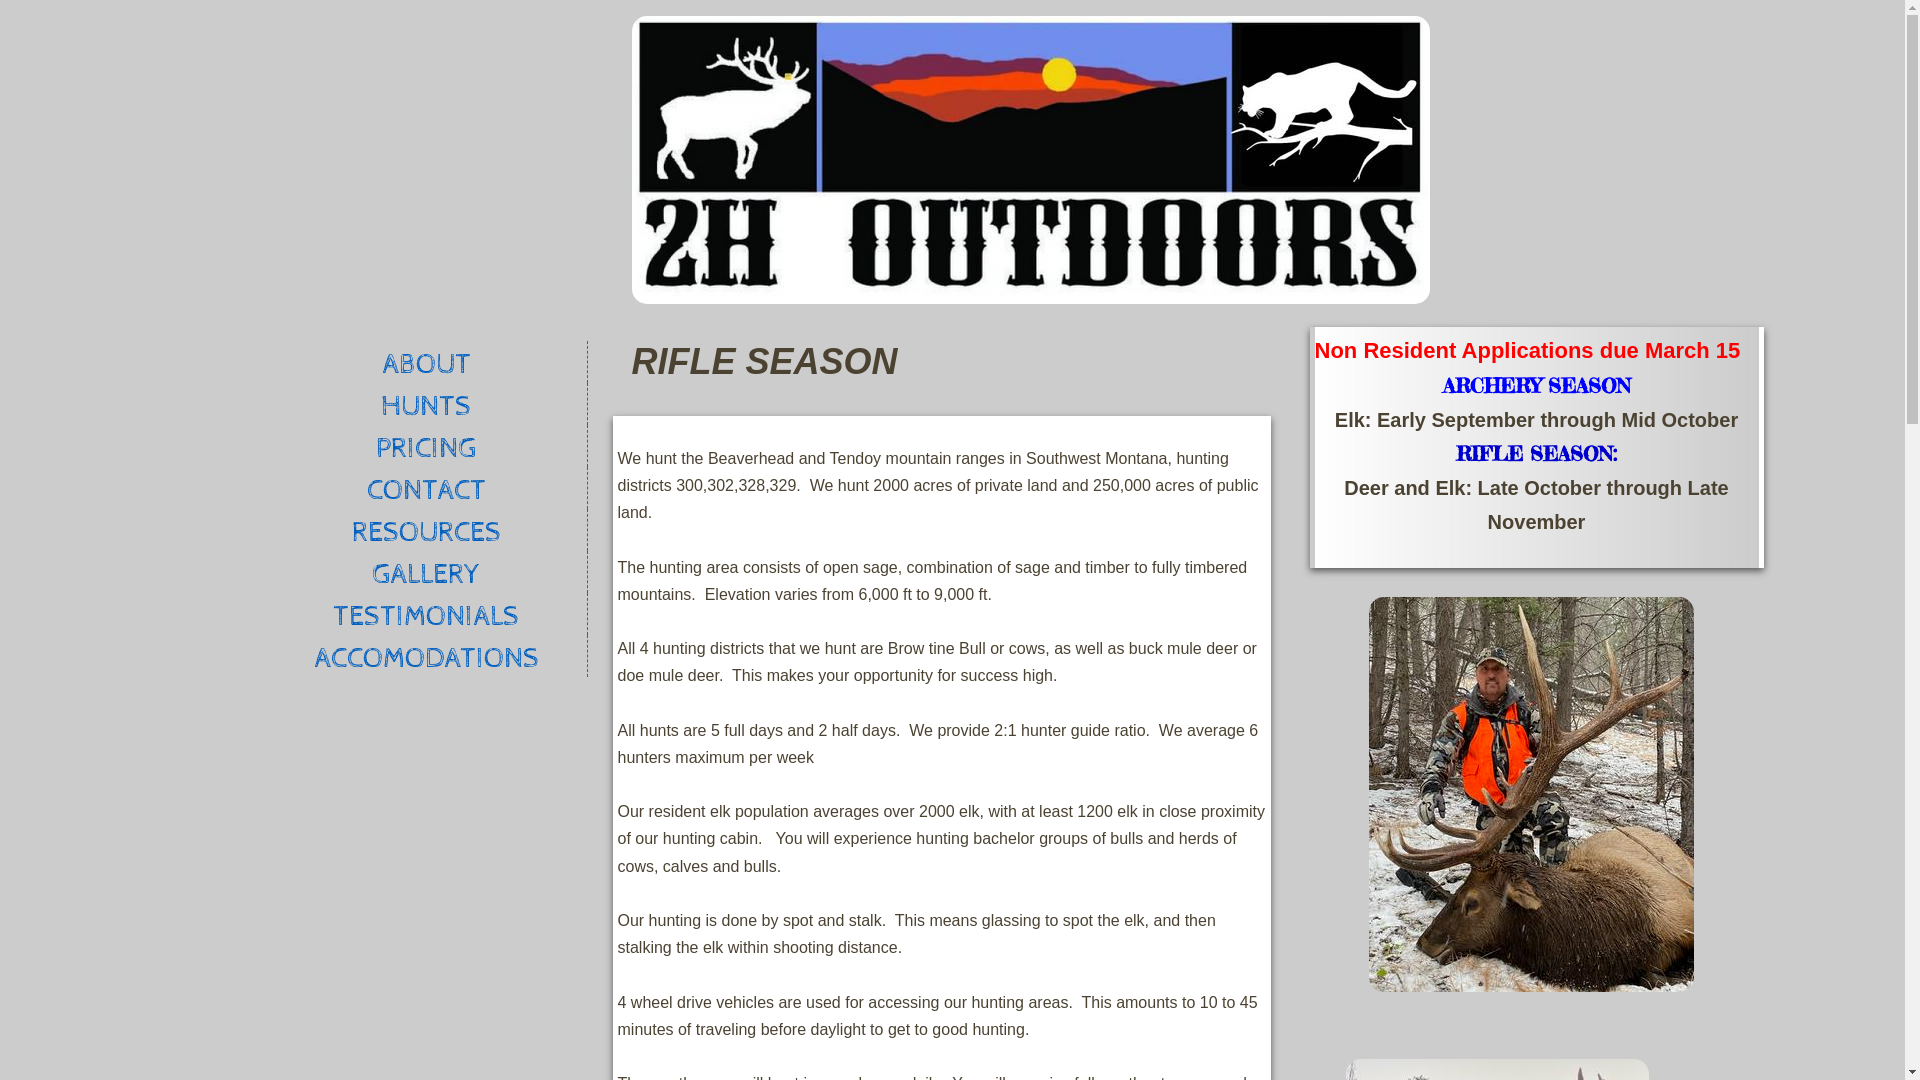 This screenshot has height=1080, width=1920. Describe the element at coordinates (426, 404) in the screenshot. I see `'HUNTS'` at that location.